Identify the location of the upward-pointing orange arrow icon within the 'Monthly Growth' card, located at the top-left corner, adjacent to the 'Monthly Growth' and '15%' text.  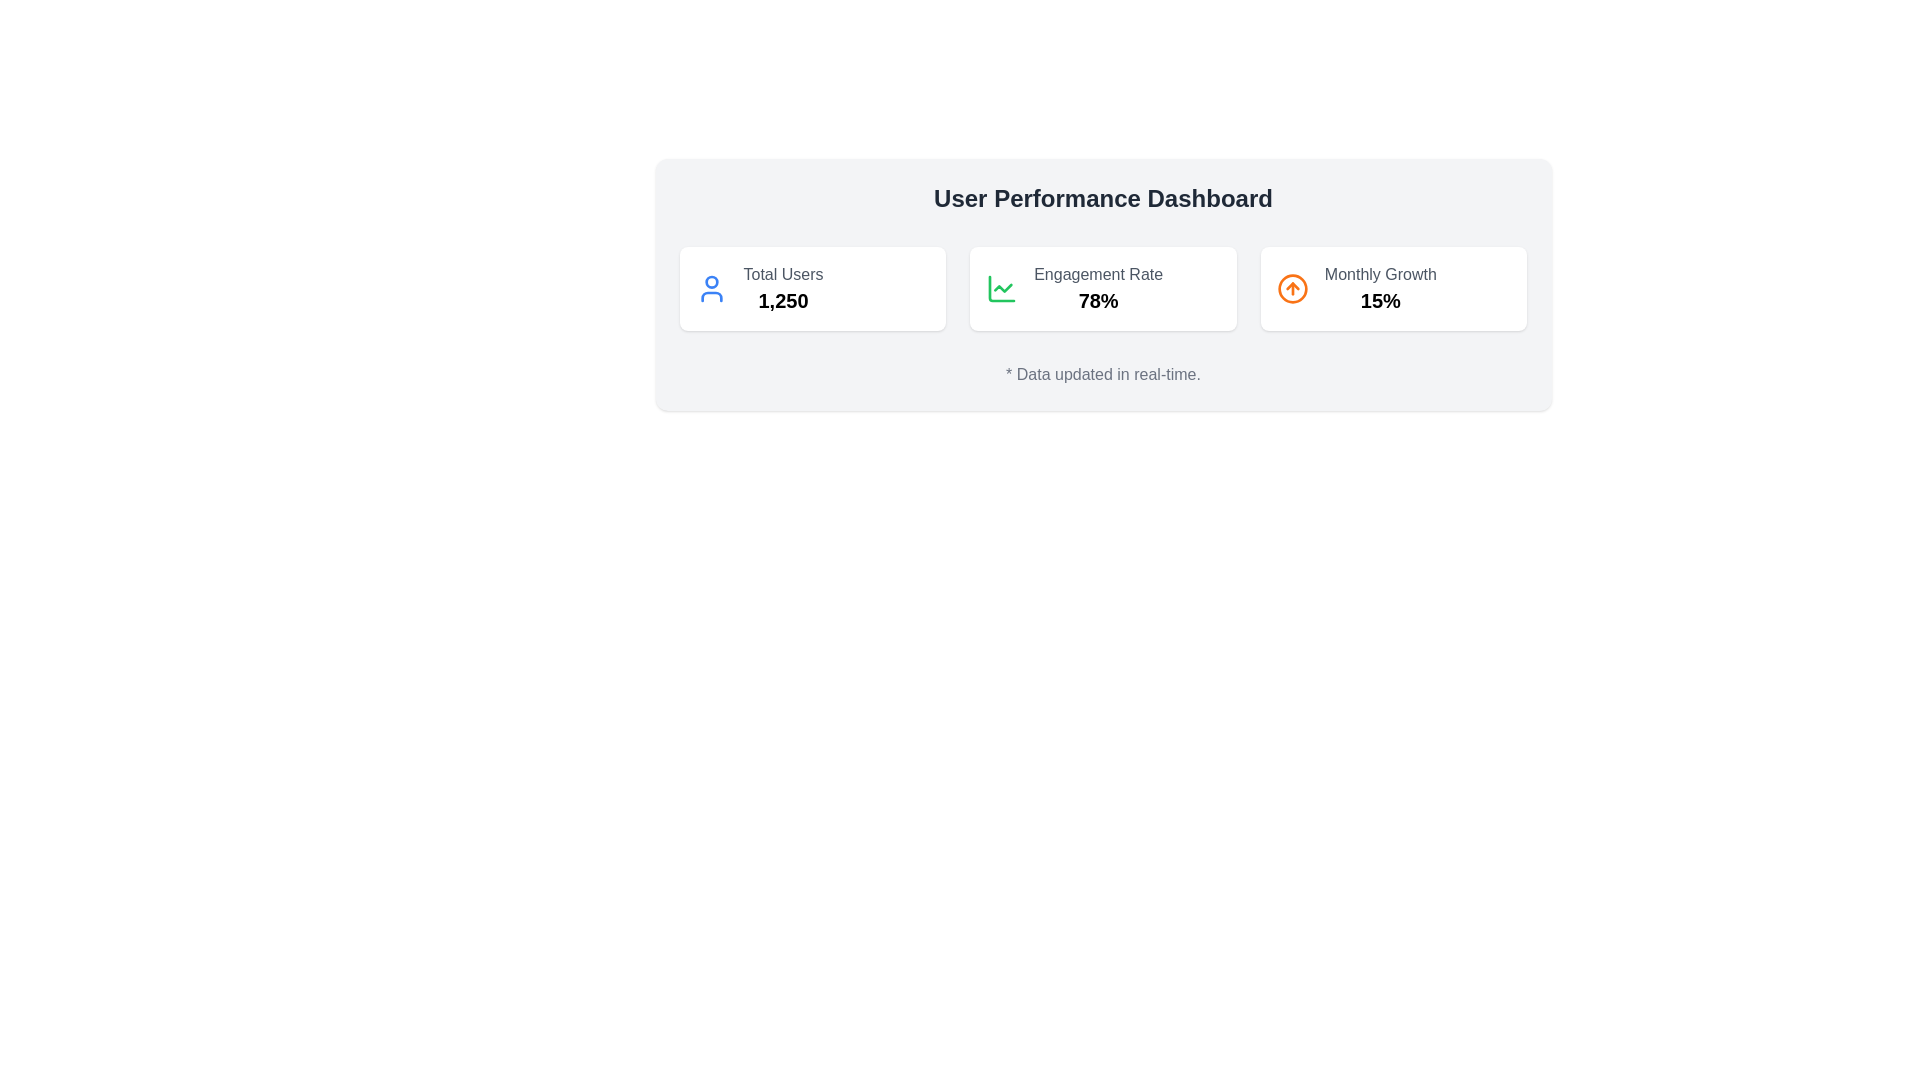
(1292, 289).